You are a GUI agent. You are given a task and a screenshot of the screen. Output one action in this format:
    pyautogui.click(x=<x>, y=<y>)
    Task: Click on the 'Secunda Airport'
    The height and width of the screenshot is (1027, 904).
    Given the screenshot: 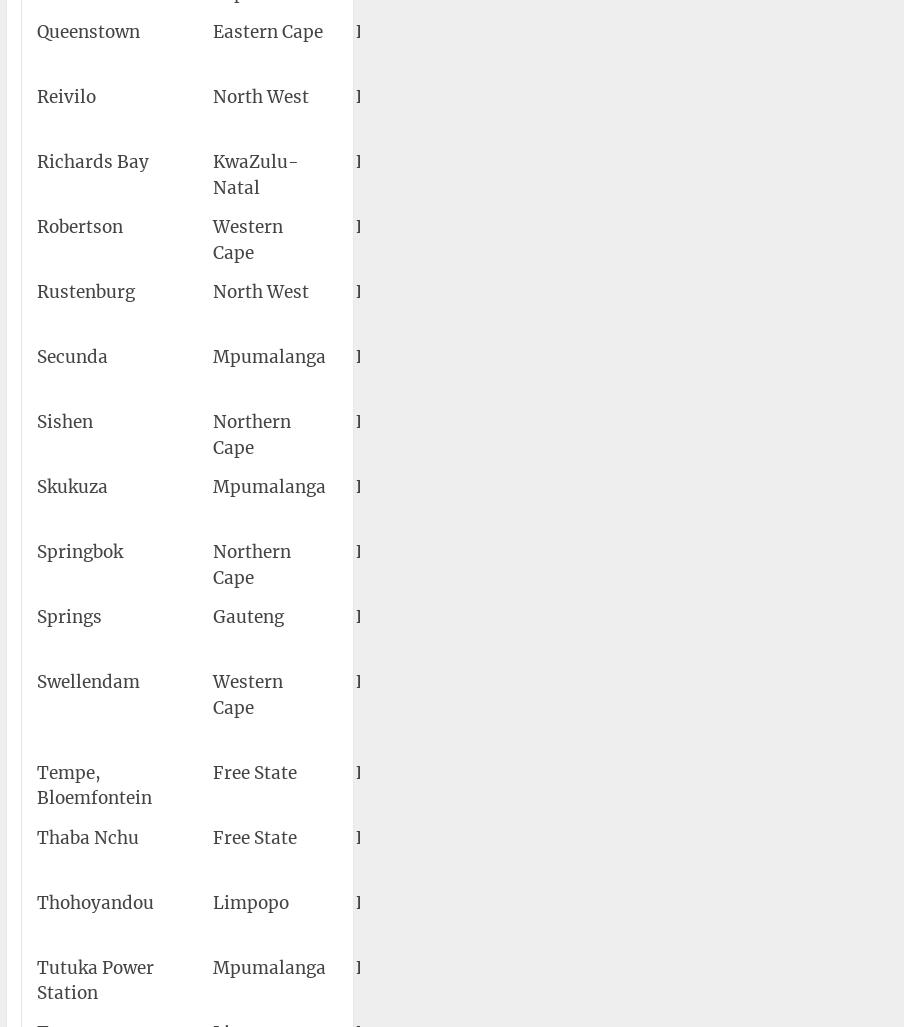 What is the action you would take?
    pyautogui.click(x=584, y=356)
    